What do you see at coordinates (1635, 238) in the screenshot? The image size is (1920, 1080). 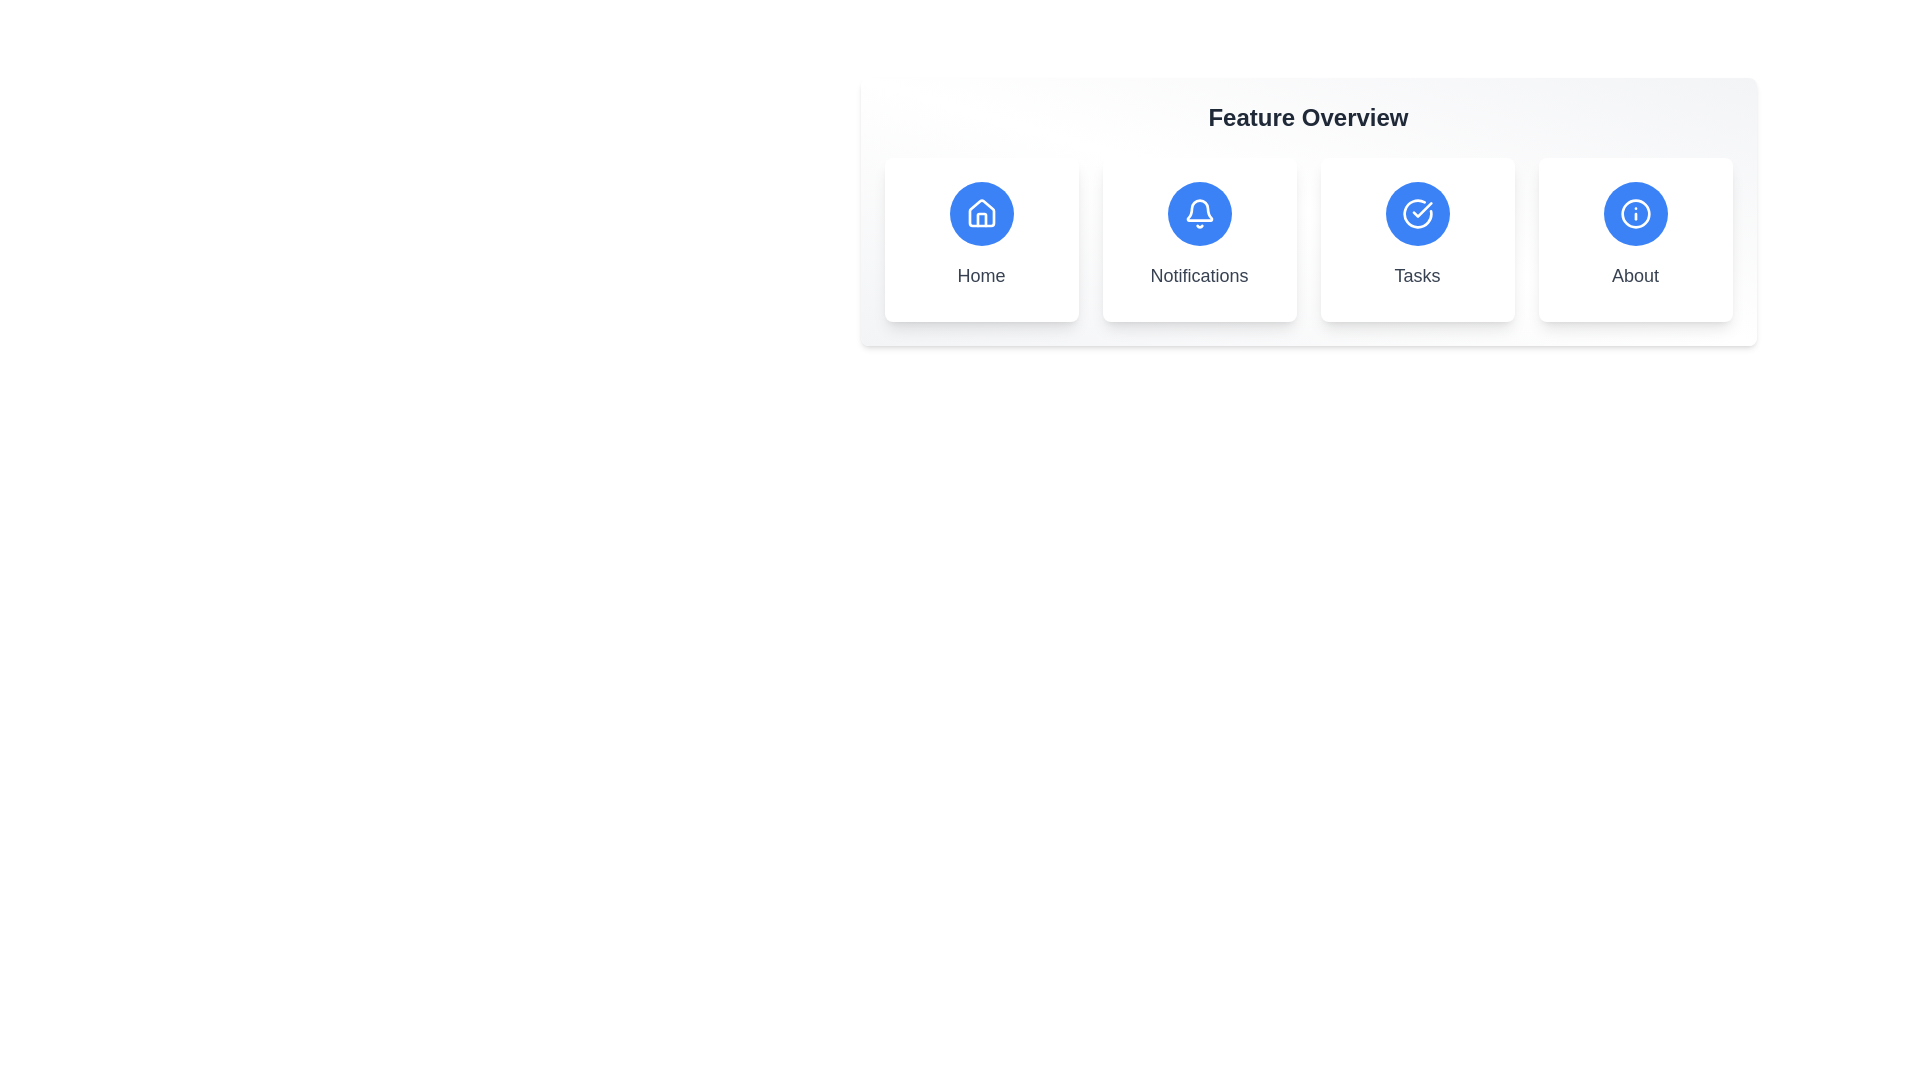 I see `the fourth card in the grid, which contains a blue circular 'i' icon and the text 'About'` at bounding box center [1635, 238].